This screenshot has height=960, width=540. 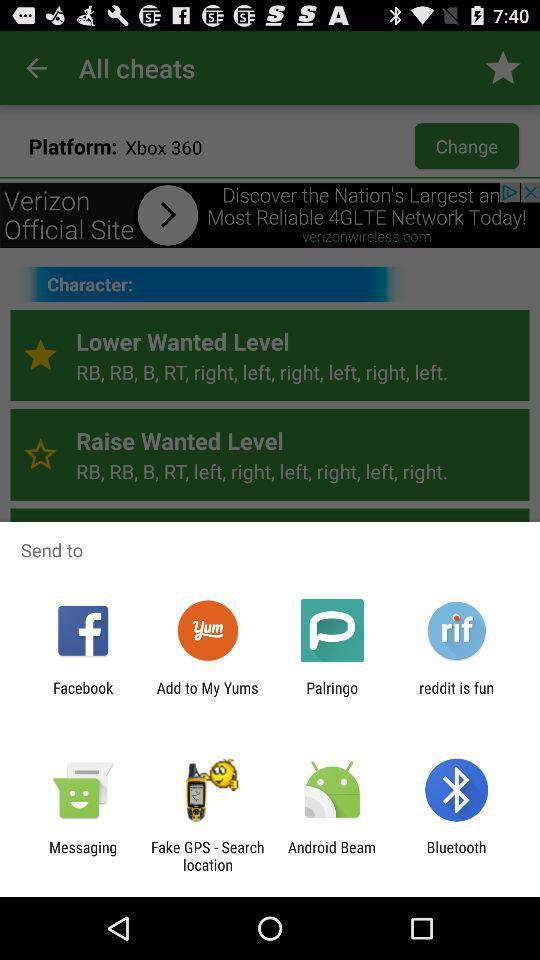 What do you see at coordinates (332, 855) in the screenshot?
I see `the android beam` at bounding box center [332, 855].